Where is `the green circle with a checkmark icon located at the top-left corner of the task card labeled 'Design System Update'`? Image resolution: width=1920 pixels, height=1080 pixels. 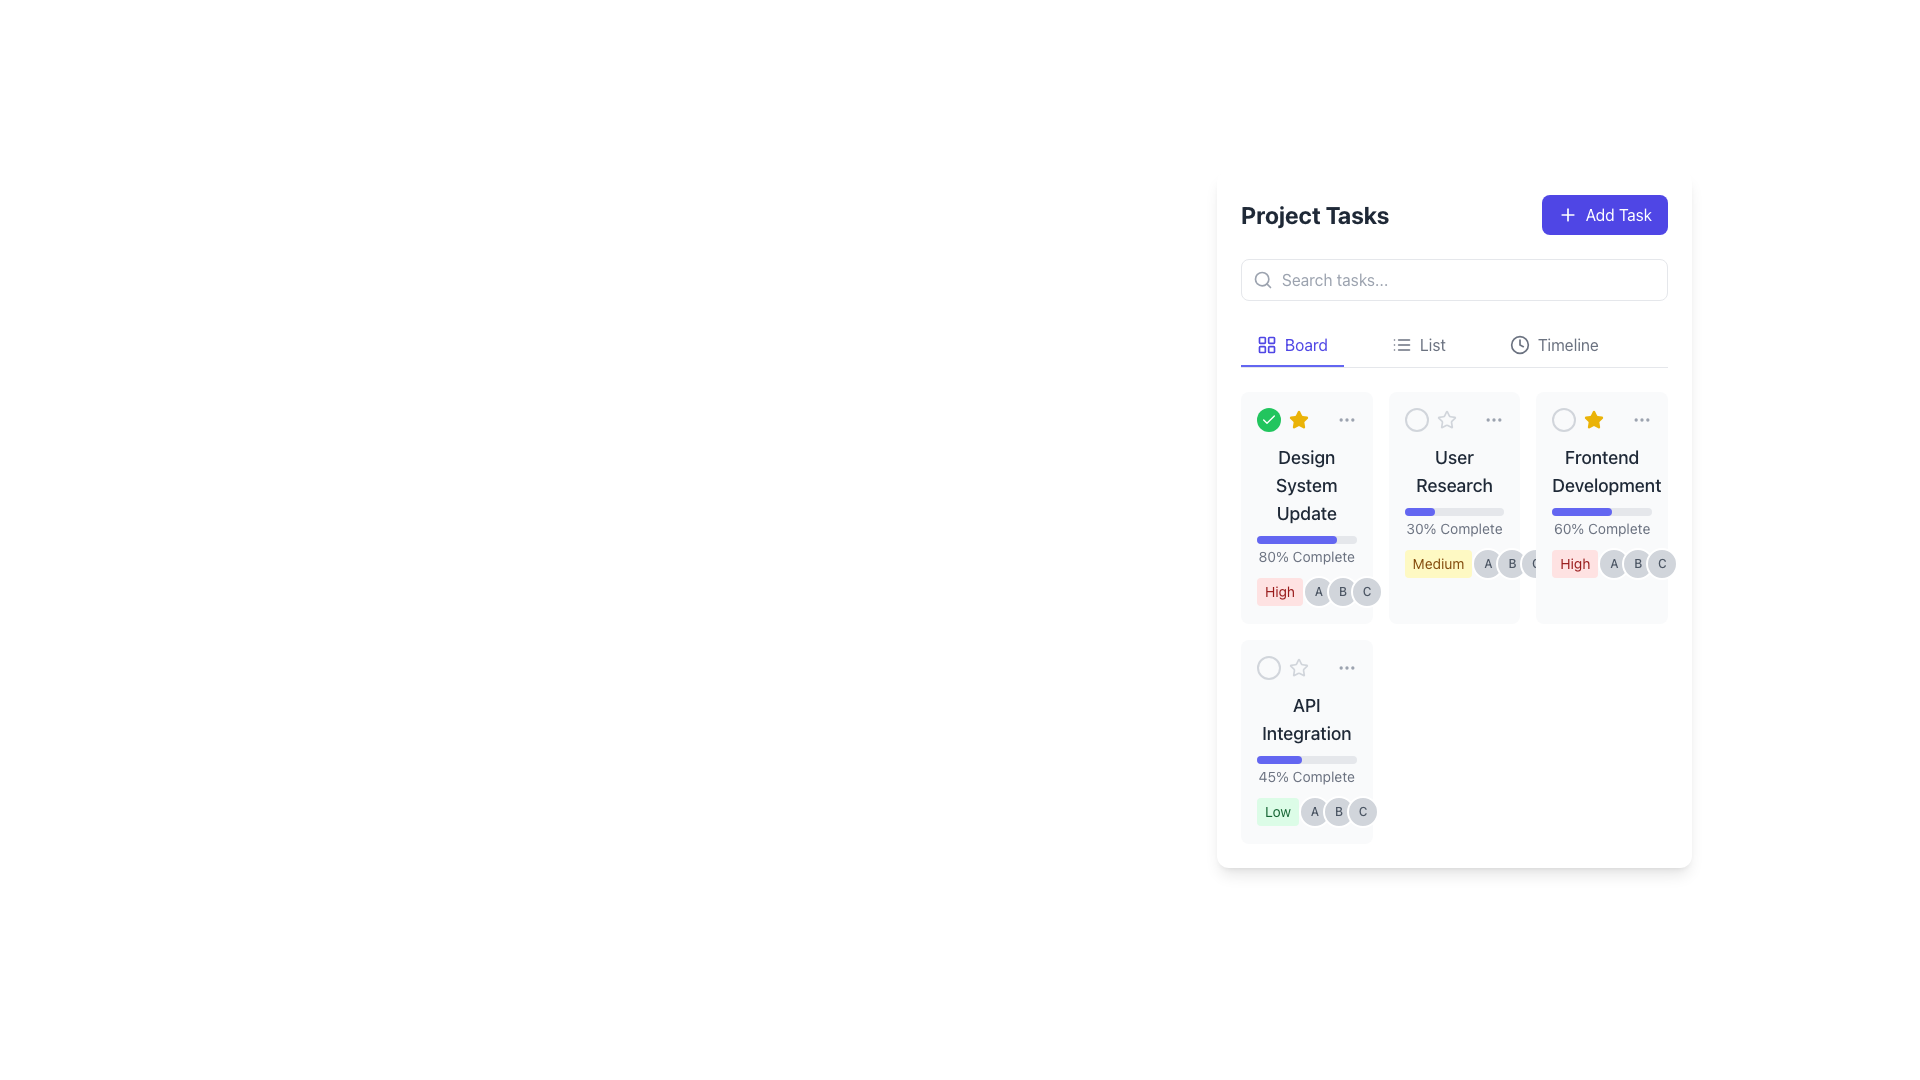
the green circle with a checkmark icon located at the top-left corner of the task card labeled 'Design System Update' is located at coordinates (1282, 419).